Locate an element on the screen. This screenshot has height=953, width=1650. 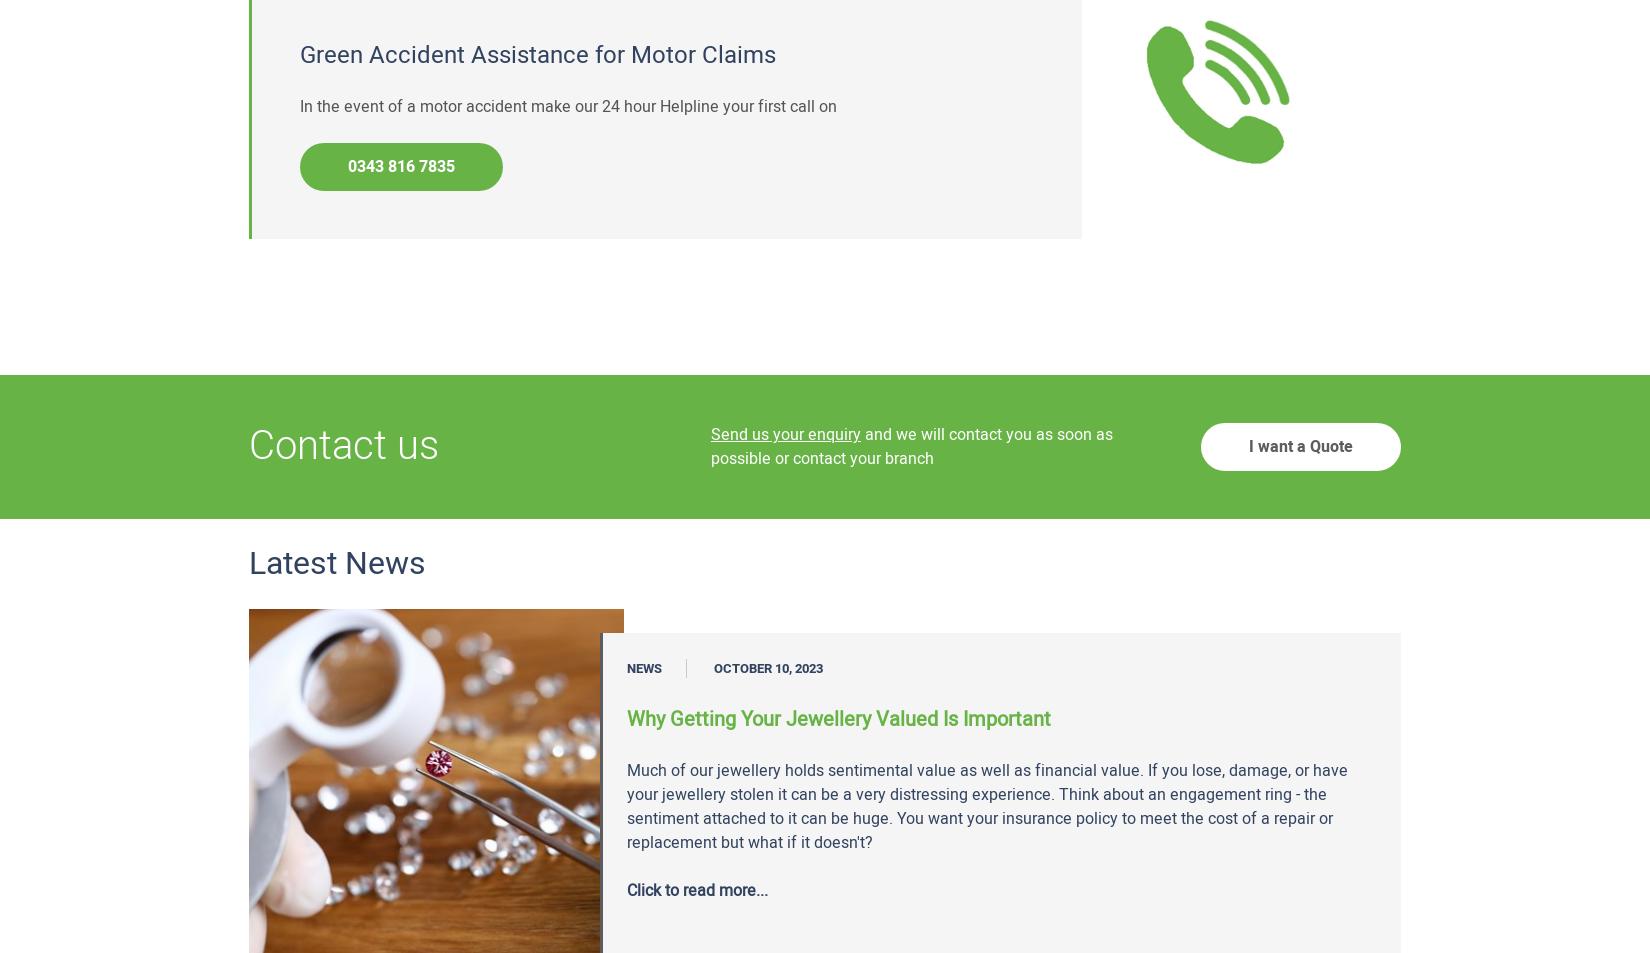
'News' is located at coordinates (643, 668).